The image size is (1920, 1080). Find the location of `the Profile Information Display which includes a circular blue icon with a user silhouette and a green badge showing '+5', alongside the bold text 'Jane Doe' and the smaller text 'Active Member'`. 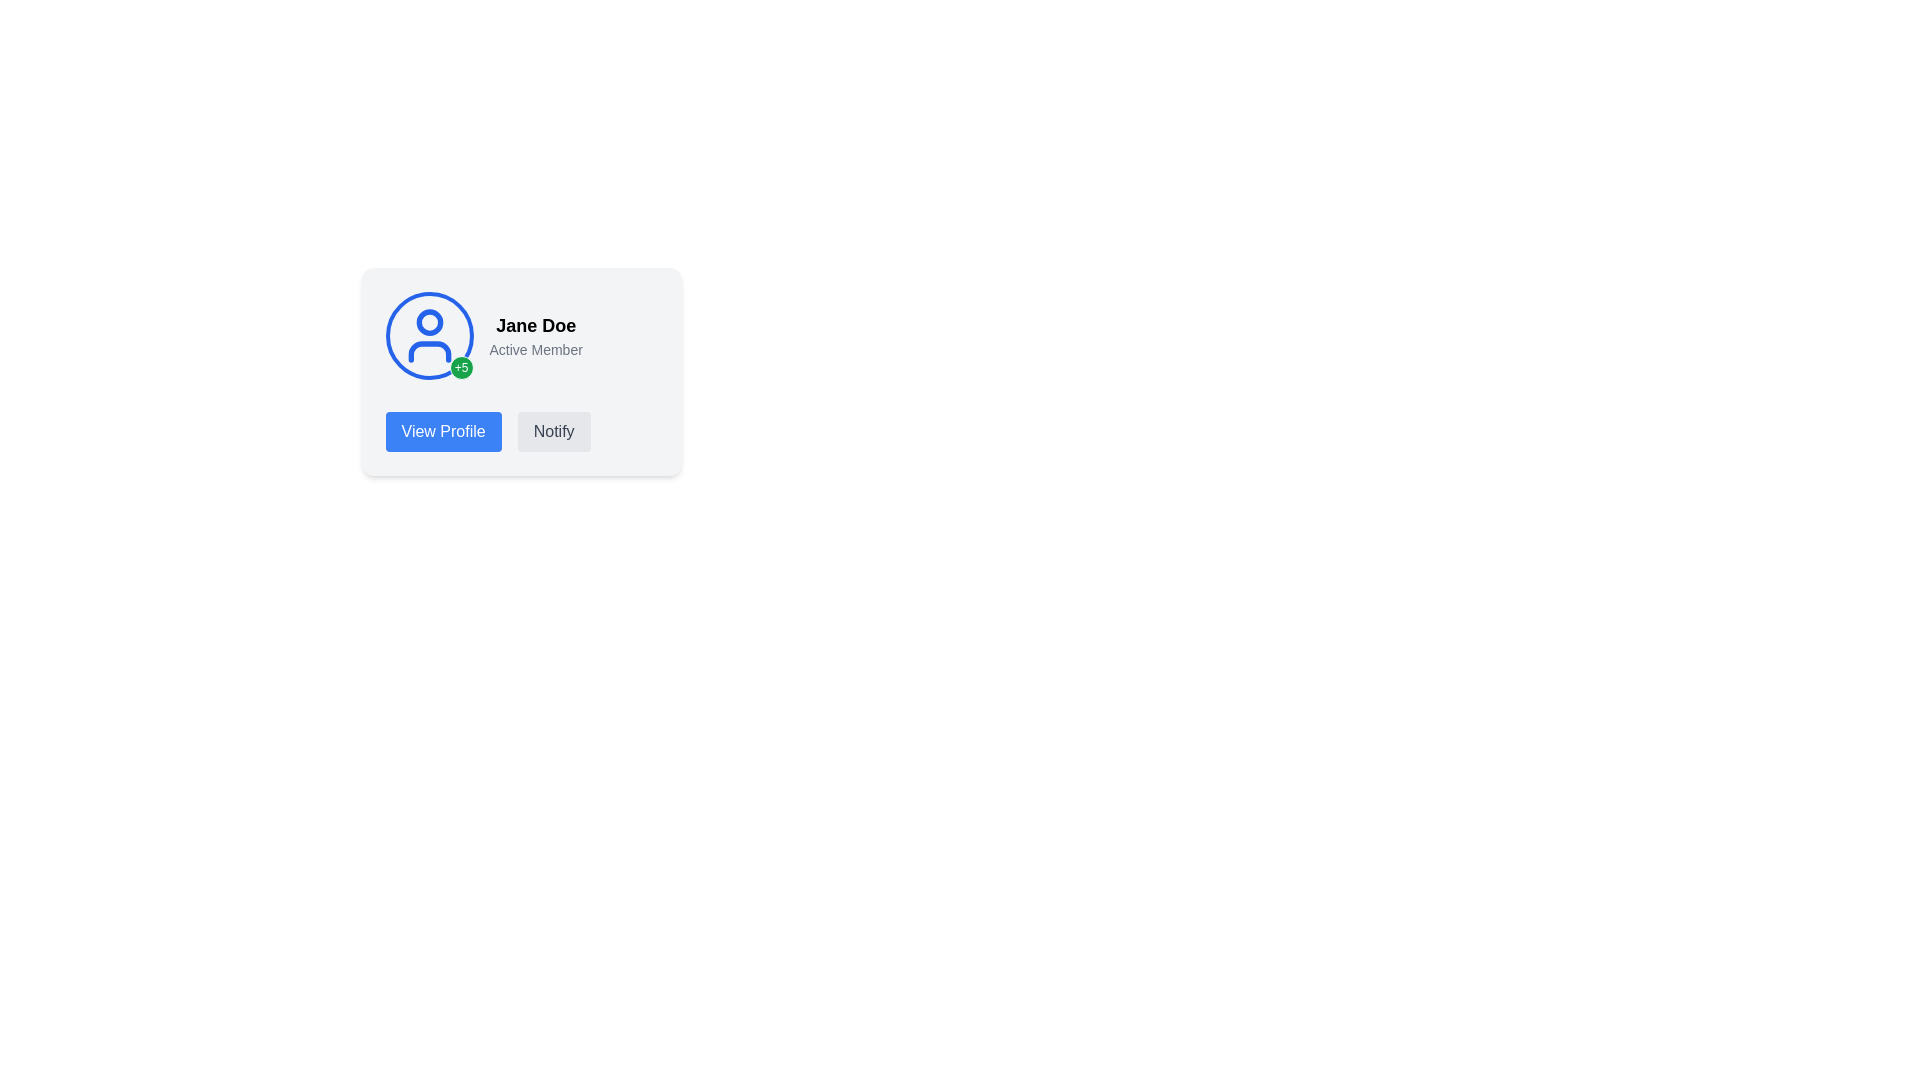

the Profile Information Display which includes a circular blue icon with a user silhouette and a green badge showing '+5', alongside the bold text 'Jane Doe' and the smaller text 'Active Member' is located at coordinates (521, 334).